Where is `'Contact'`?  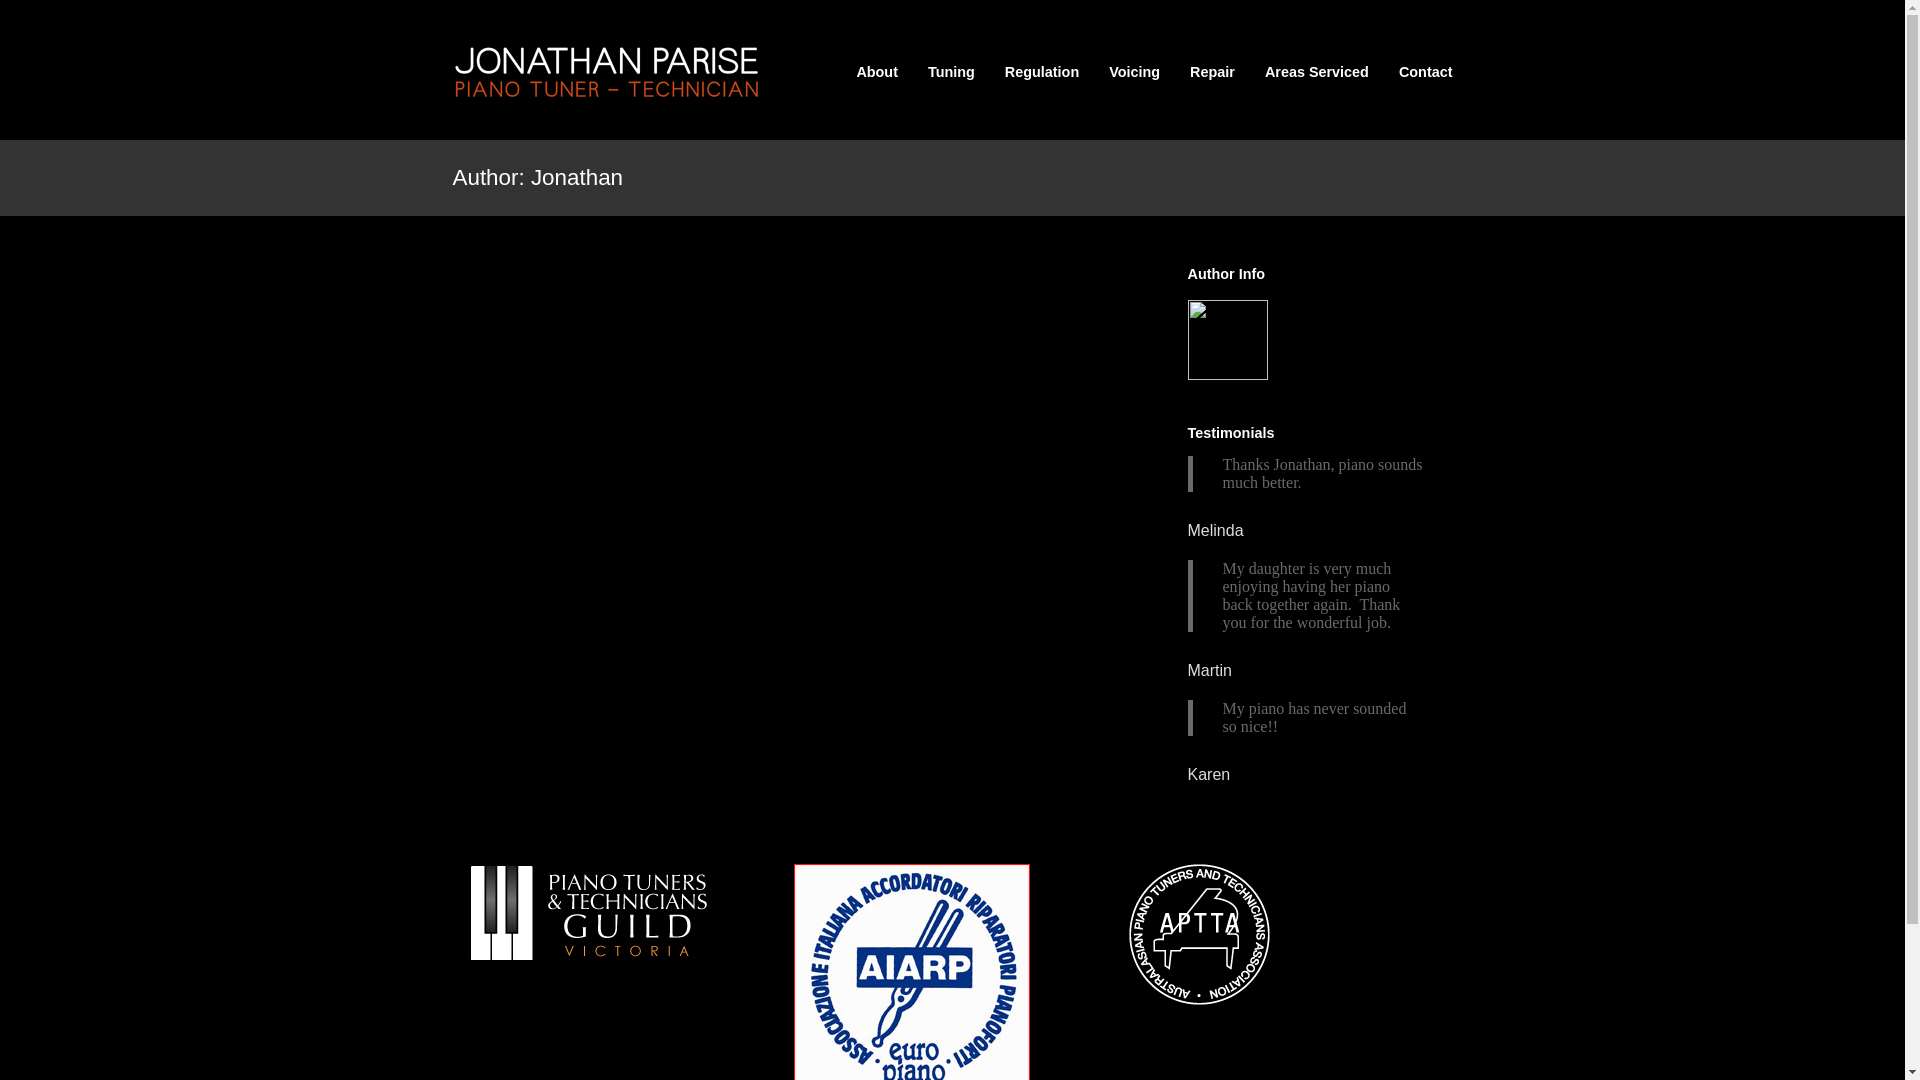
'Contact' is located at coordinates (1424, 71).